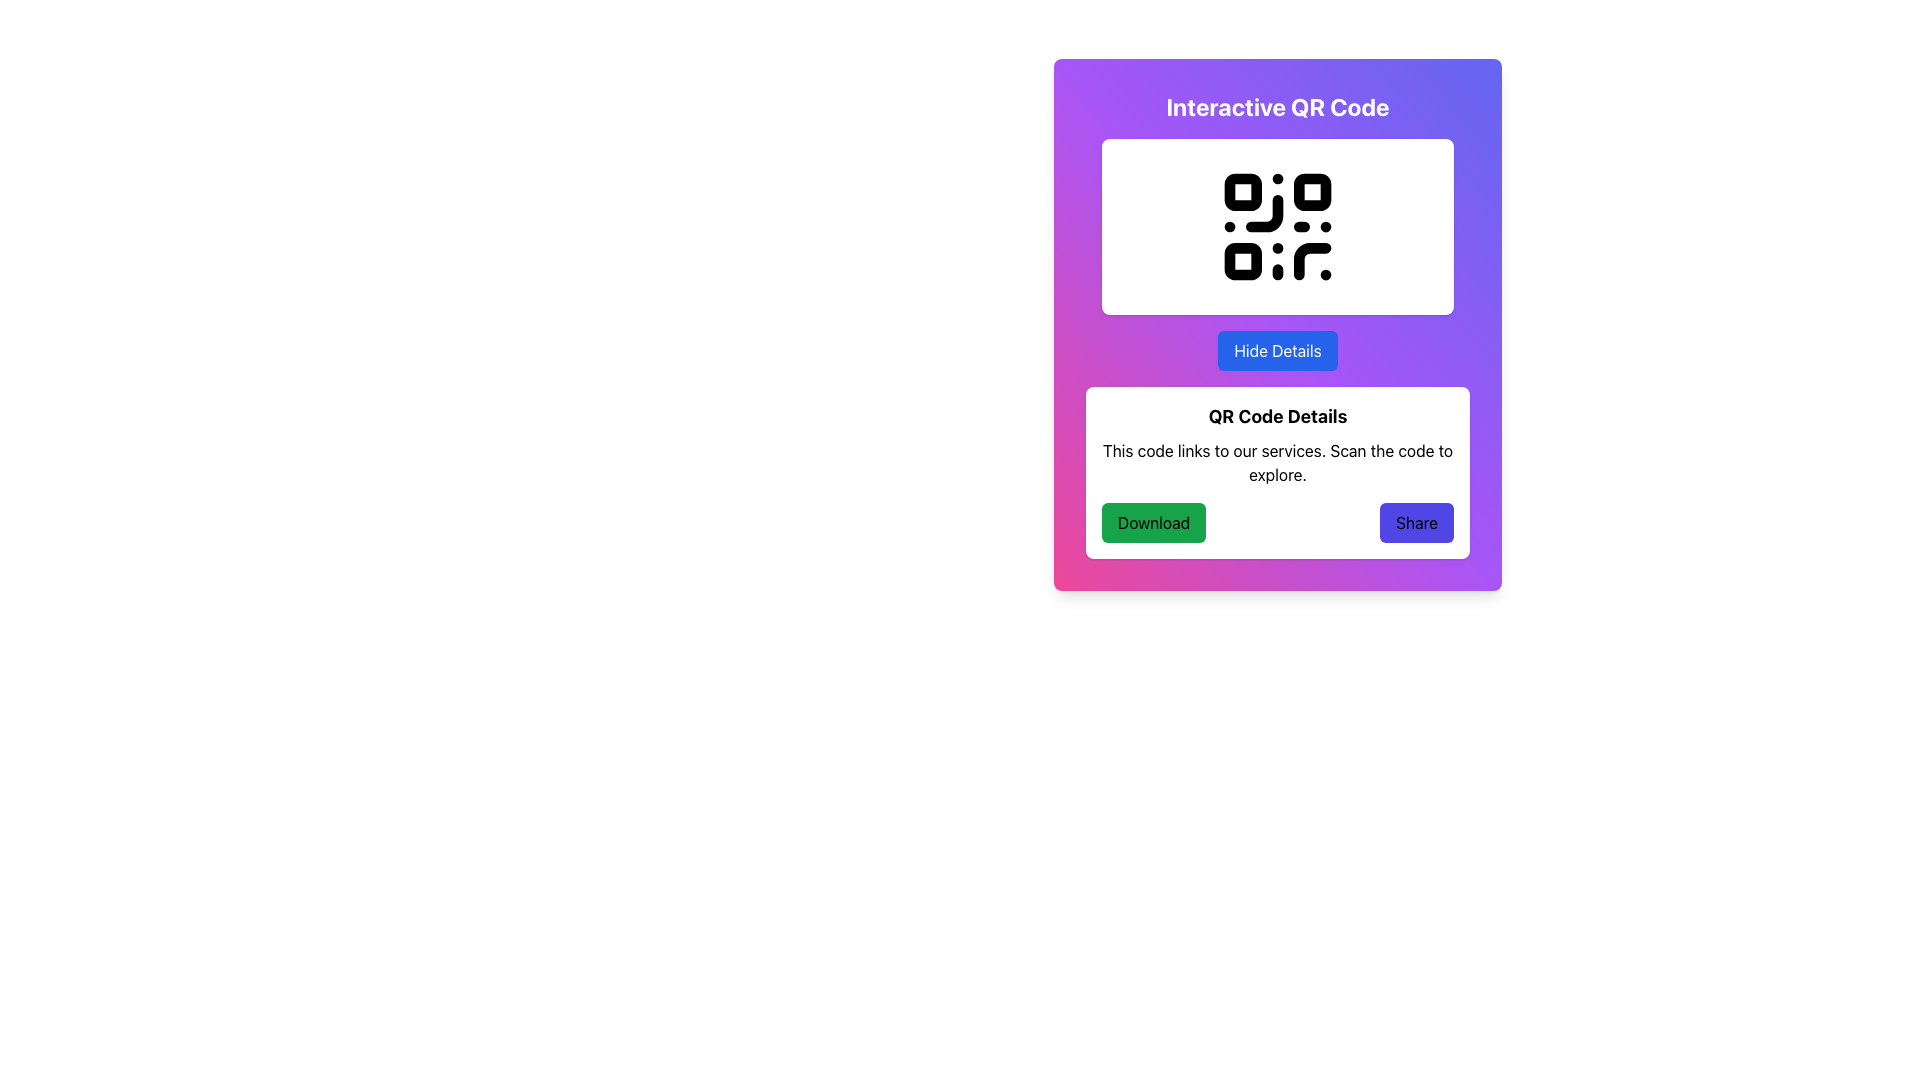 This screenshot has height=1080, width=1920. Describe the element at coordinates (1312, 192) in the screenshot. I see `the second square in the top row of the QR code, which is styled to resemble an inner square of a QR code and has rounded corners` at that location.